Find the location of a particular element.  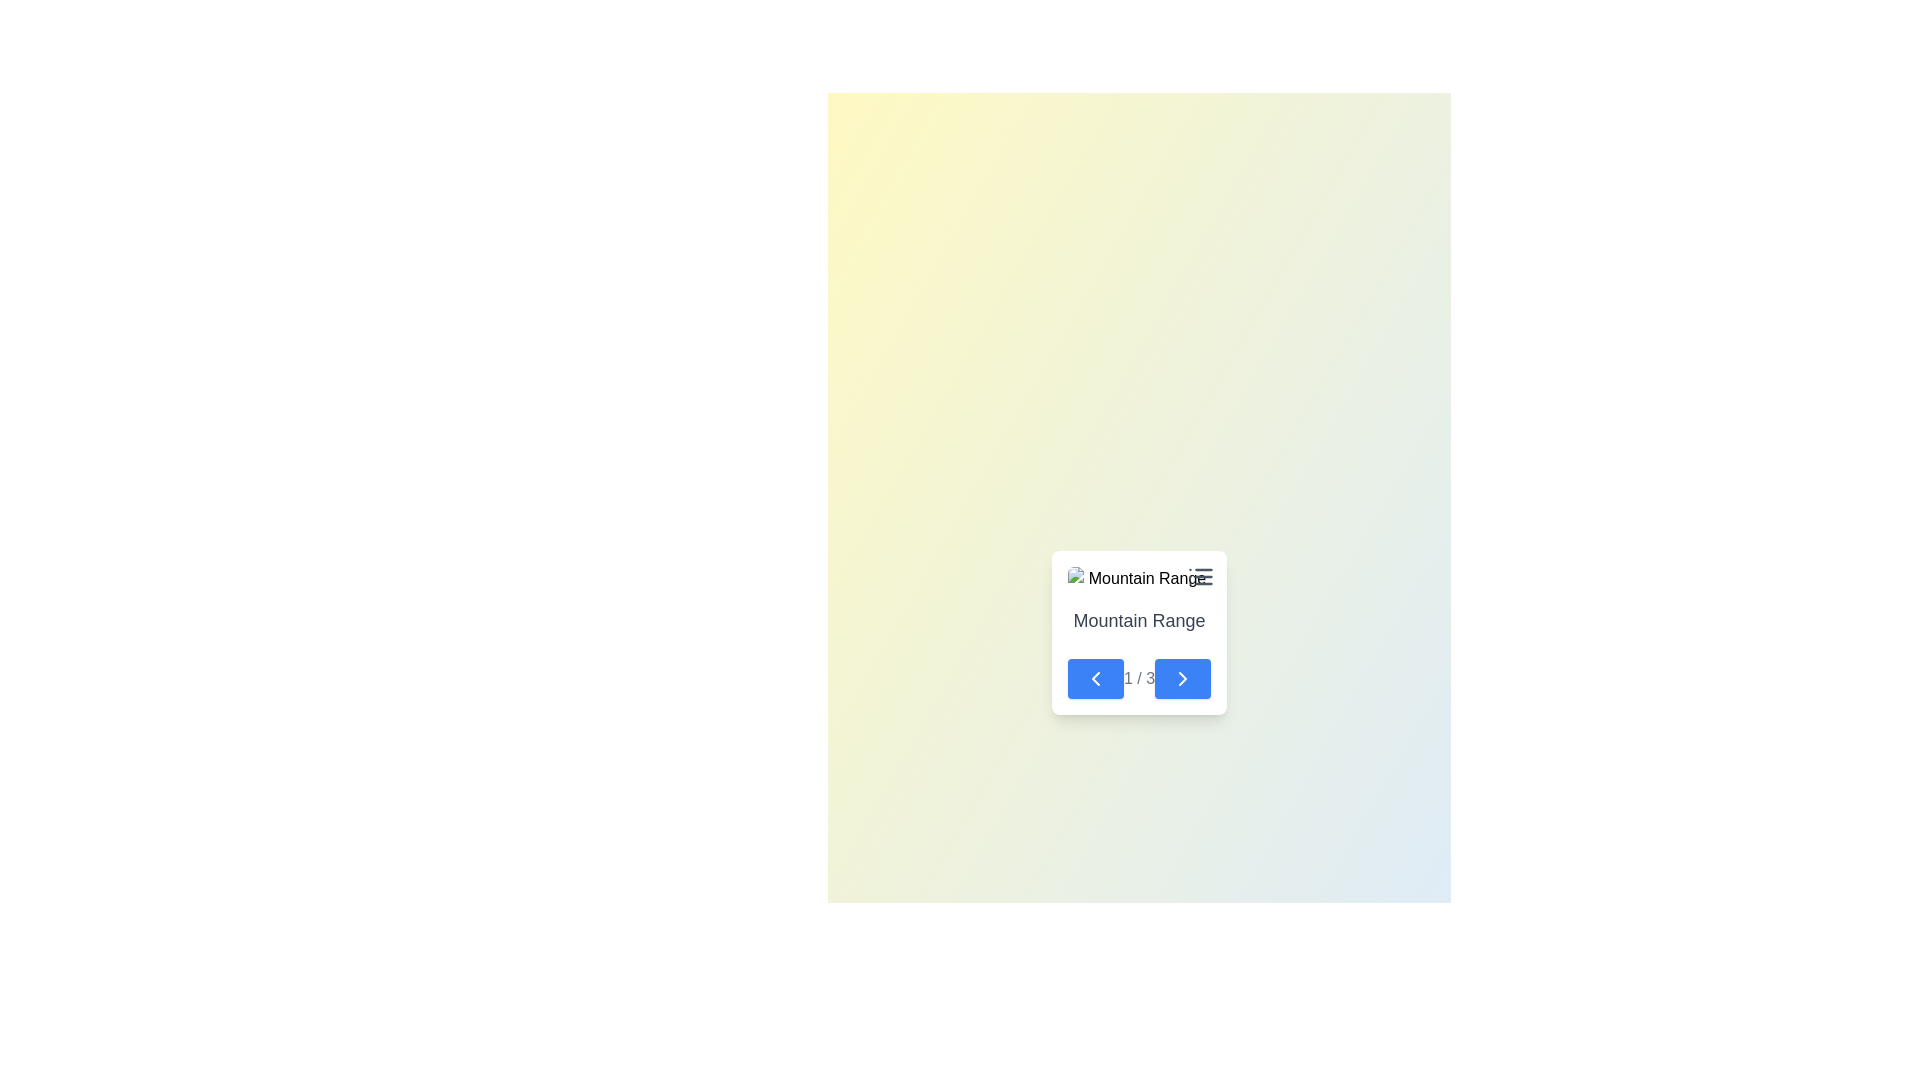

the Navigation button icon located to the right of the number indicator ('1 / 3') in the pop-up interface is located at coordinates (1183, 677).